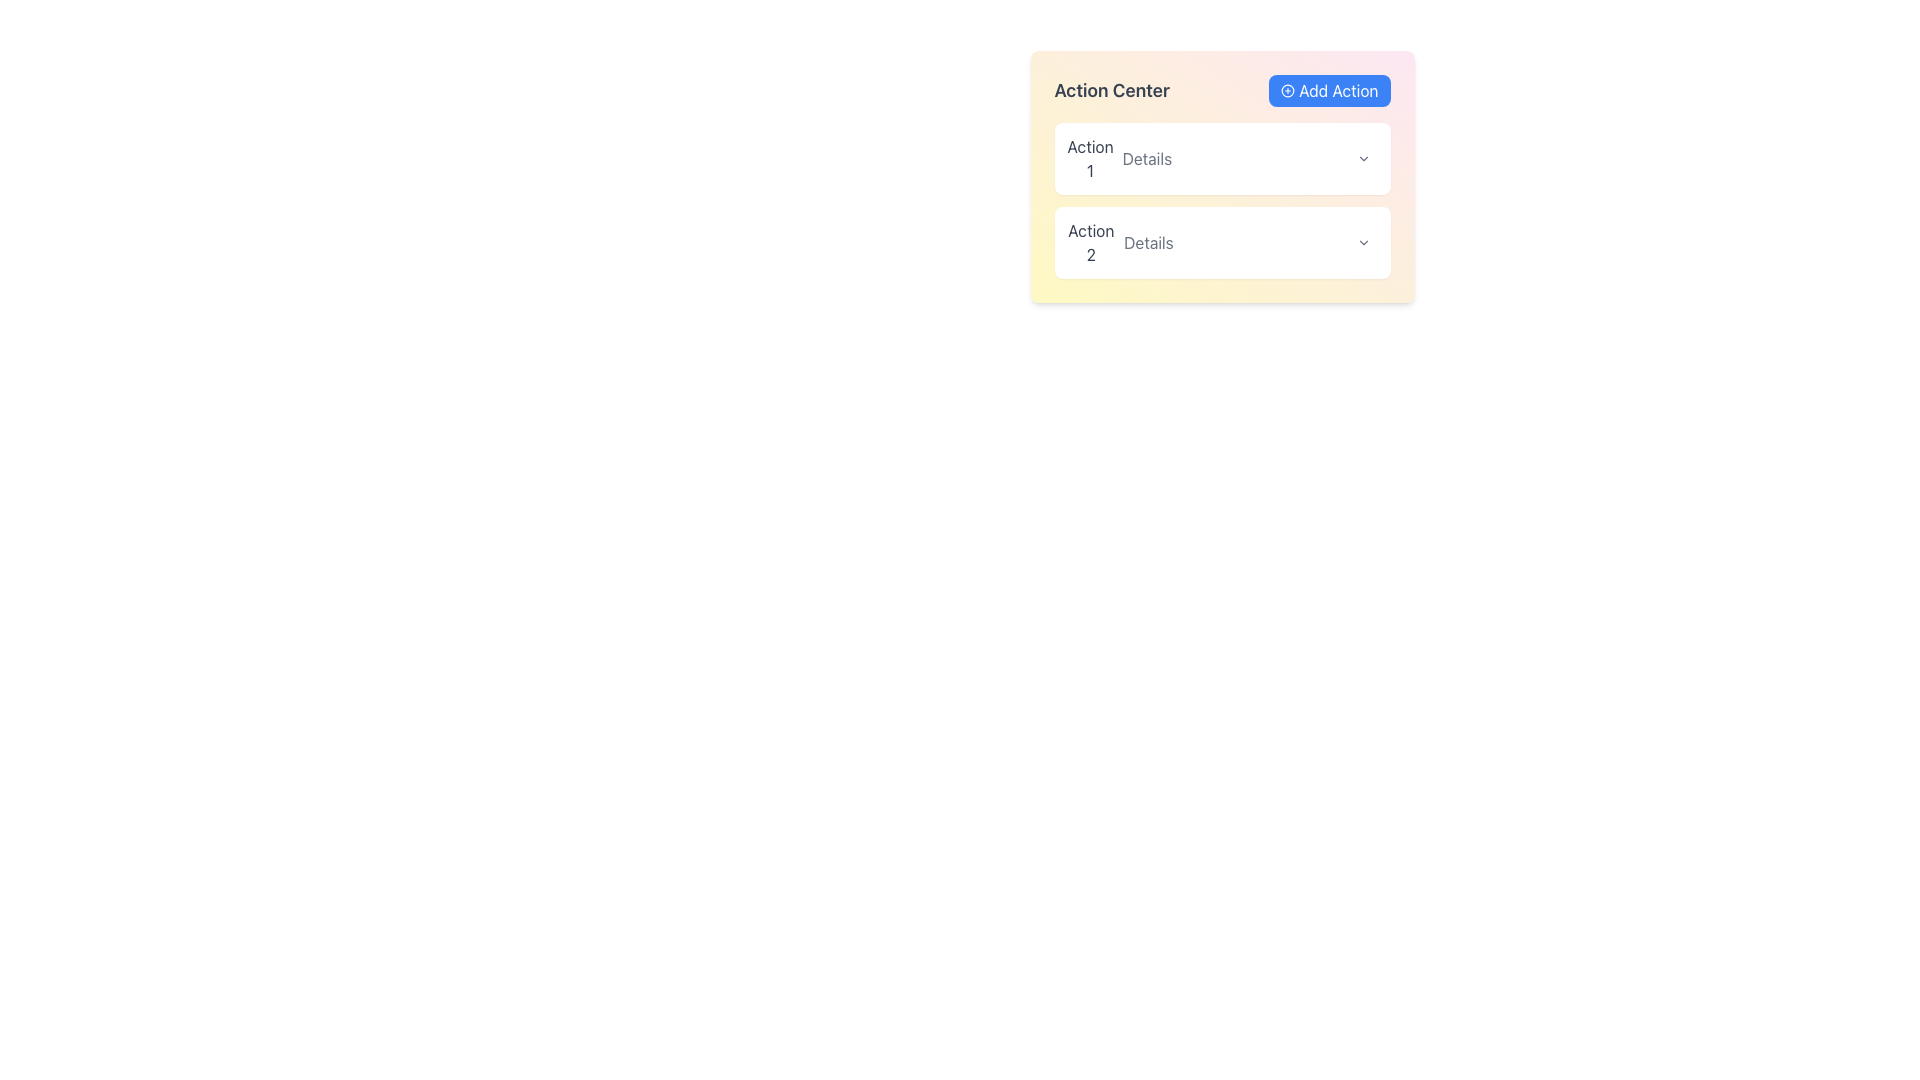 This screenshot has height=1080, width=1920. Describe the element at coordinates (1362, 242) in the screenshot. I see `the chevron-down icon located at the far right of the 'Details' row in the second action item` at that location.